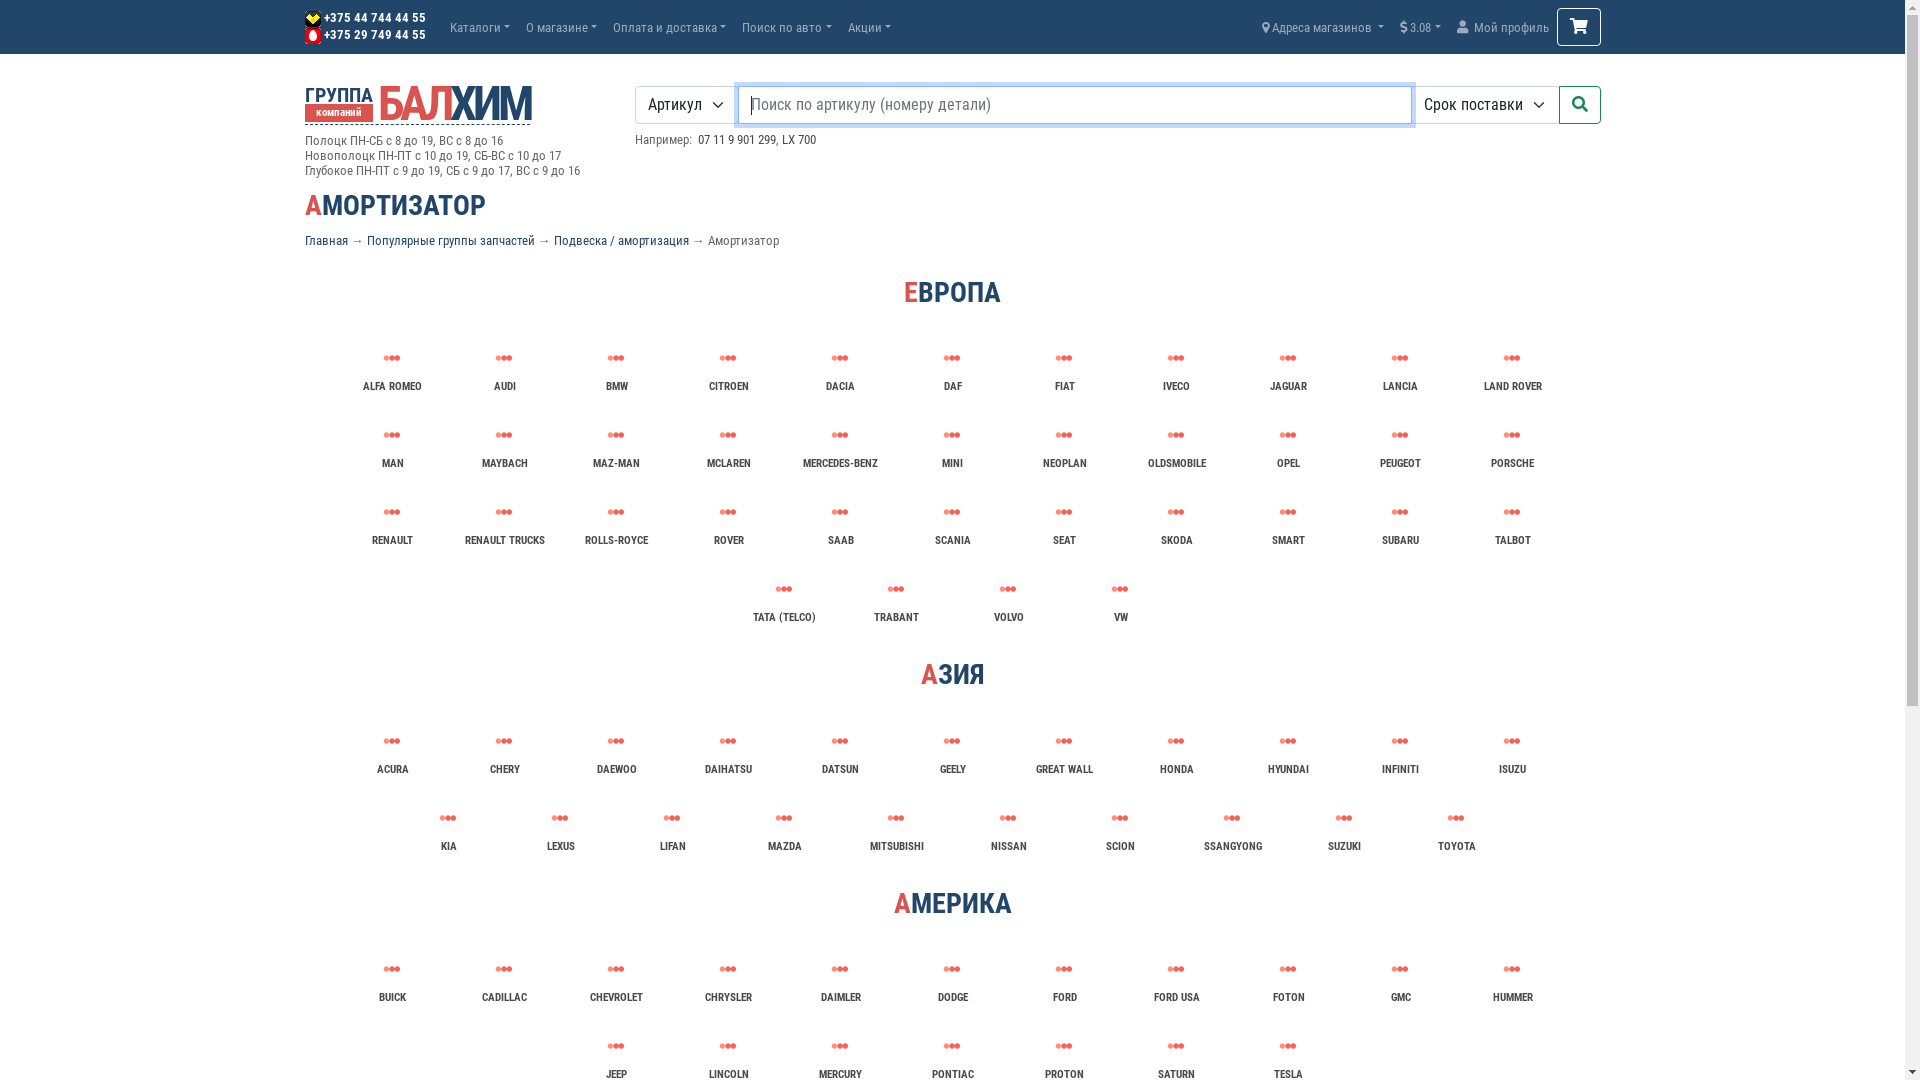 This screenshot has height=1080, width=1920. I want to click on 'VOLVO', so click(1008, 595).